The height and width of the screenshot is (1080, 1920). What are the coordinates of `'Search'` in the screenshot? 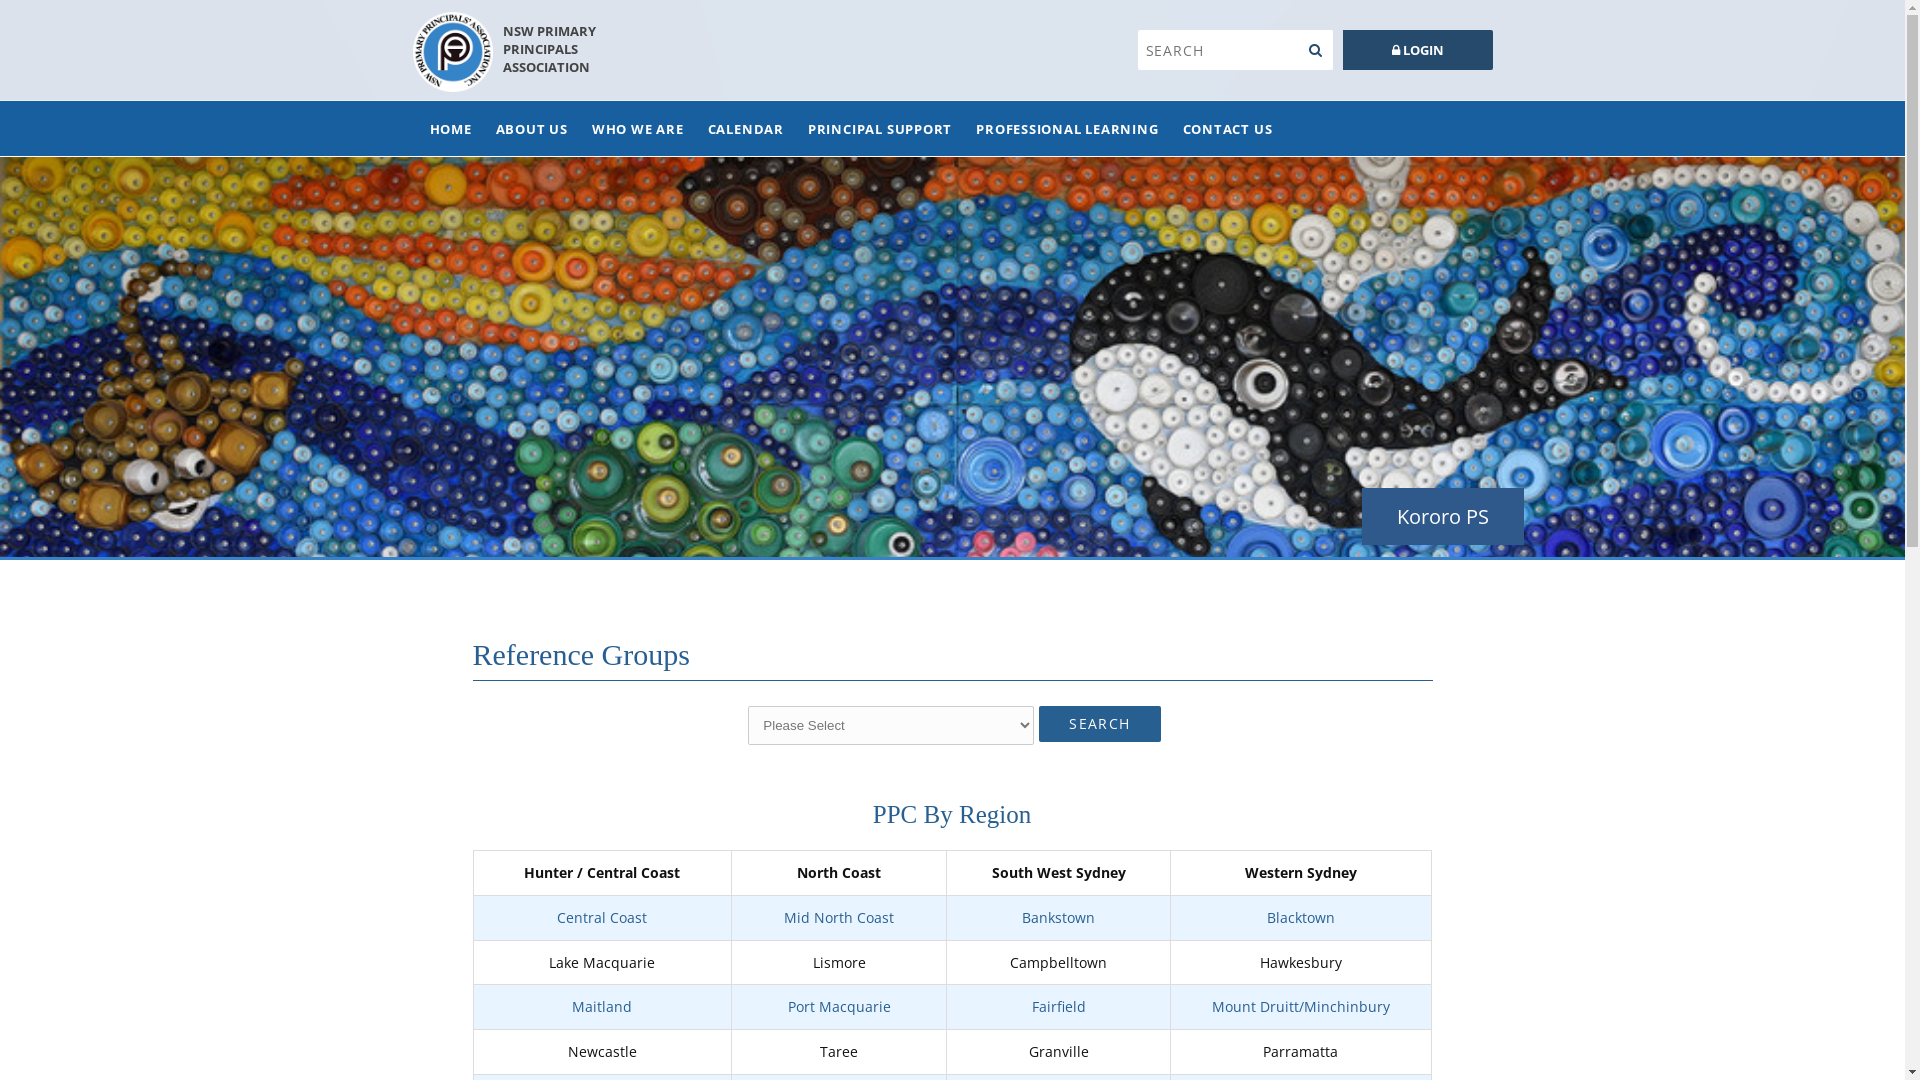 It's located at (1315, 49).